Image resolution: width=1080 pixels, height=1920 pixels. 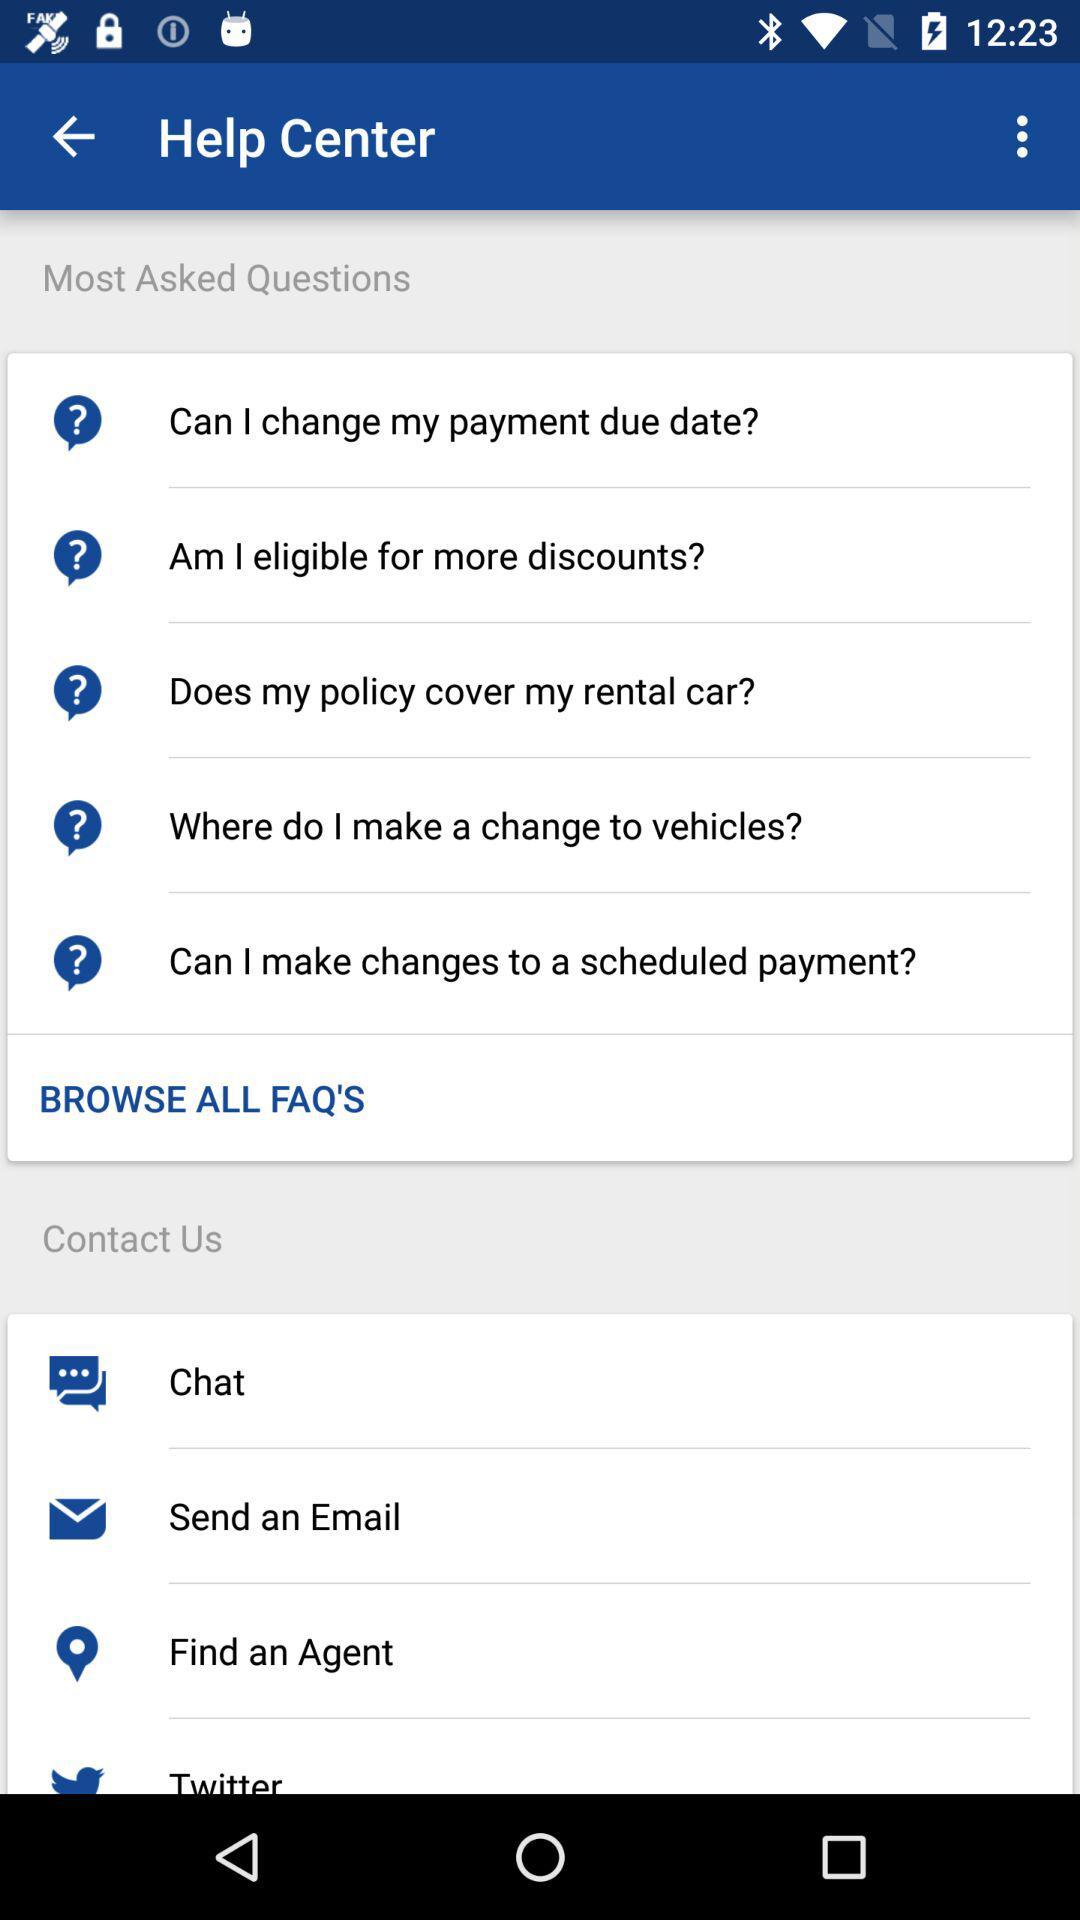 What do you see at coordinates (1027, 135) in the screenshot?
I see `the icon at the top right corner` at bounding box center [1027, 135].